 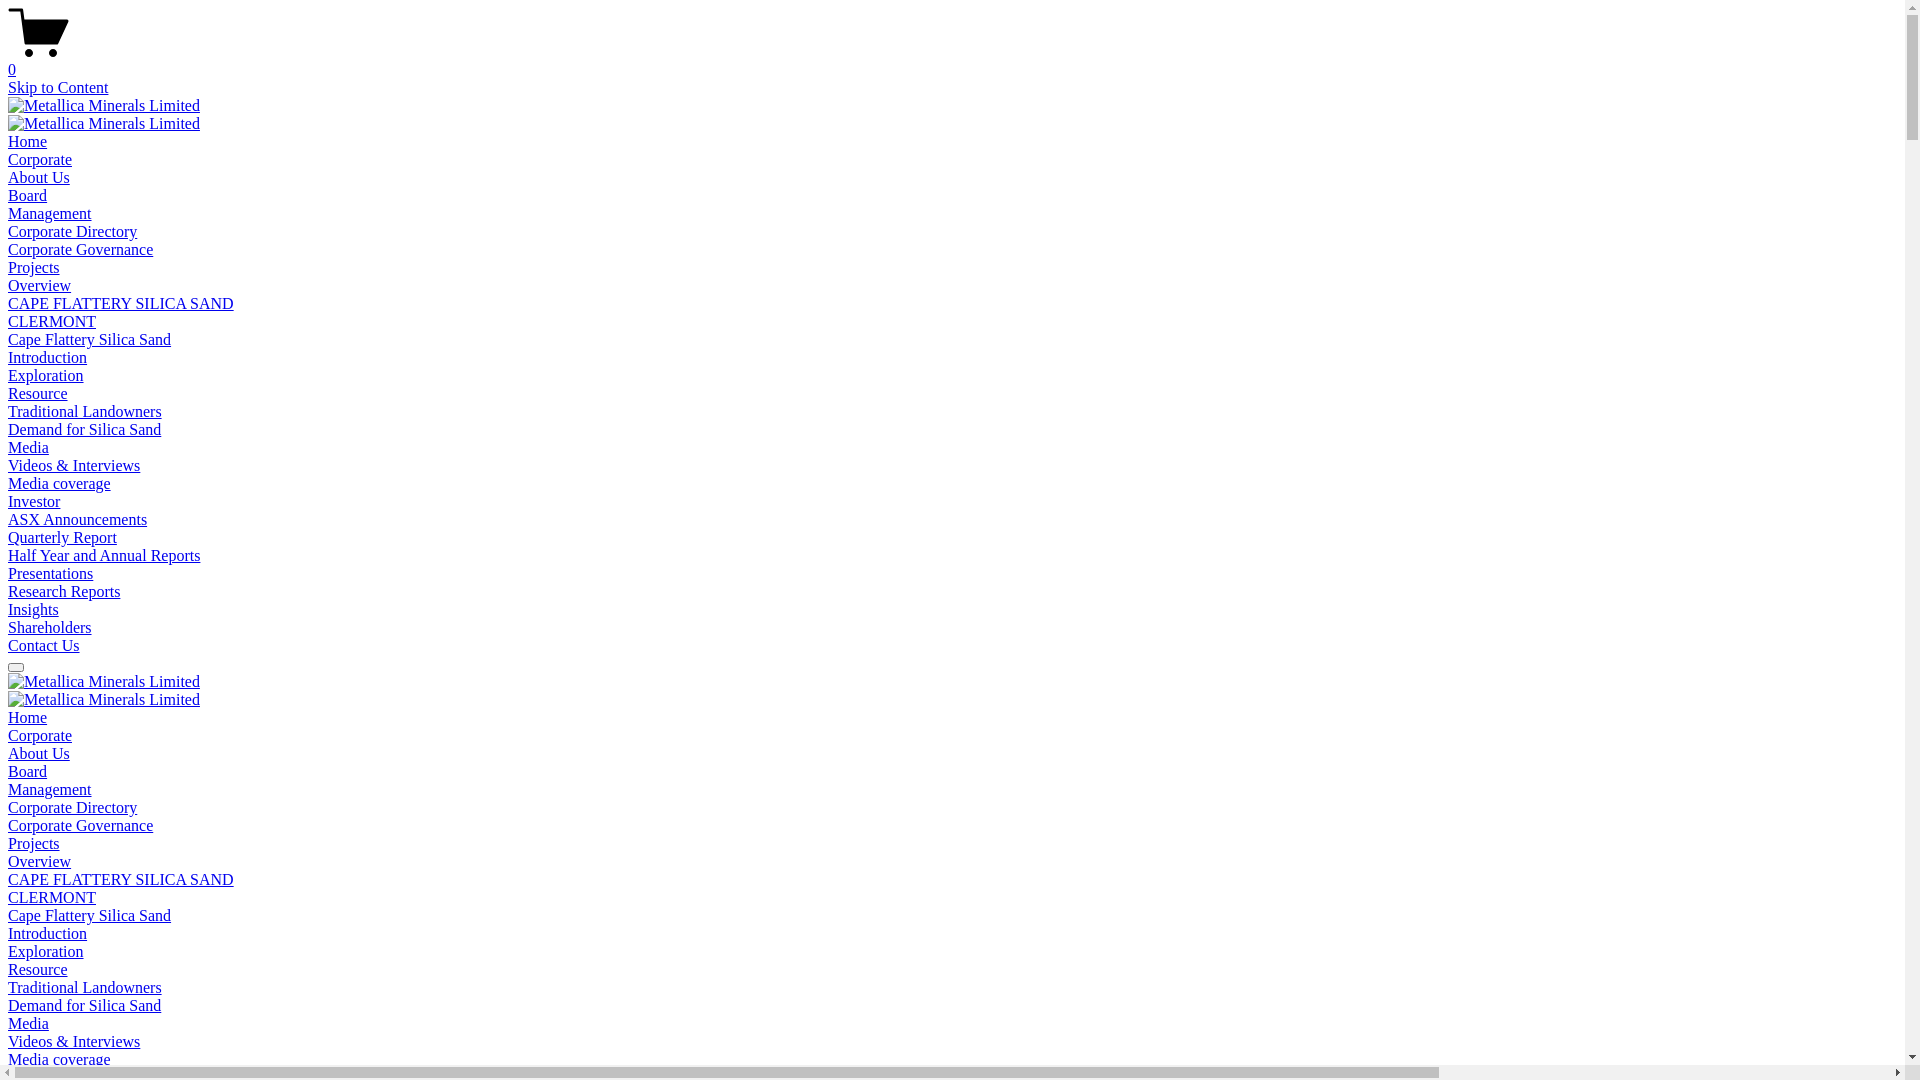 I want to click on 'Home', so click(x=27, y=140).